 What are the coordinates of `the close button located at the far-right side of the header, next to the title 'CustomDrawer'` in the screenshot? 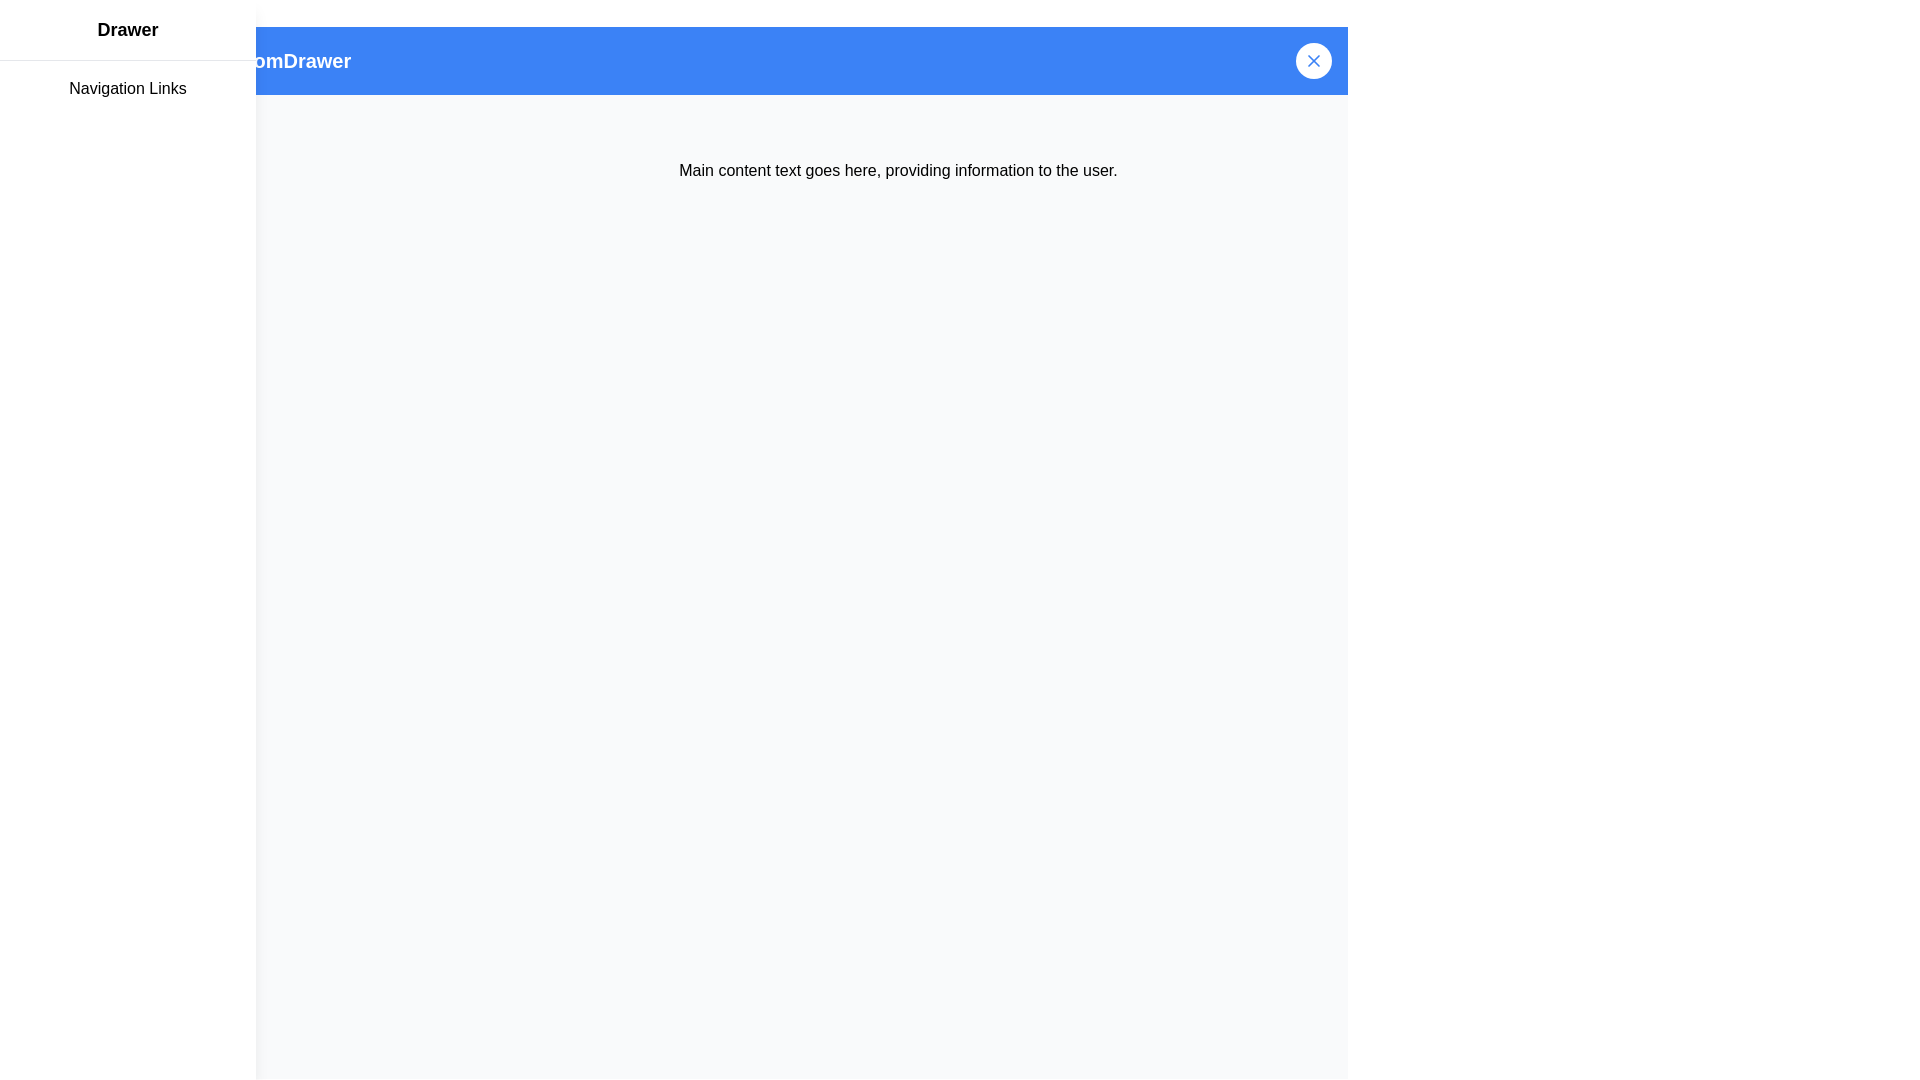 It's located at (1314, 60).